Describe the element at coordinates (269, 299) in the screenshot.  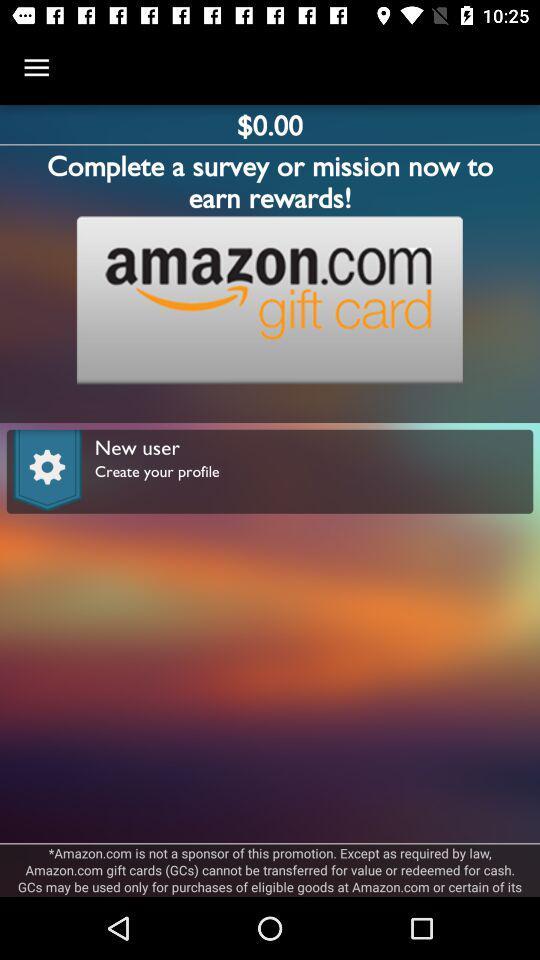
I see `amazon gift card survey` at that location.